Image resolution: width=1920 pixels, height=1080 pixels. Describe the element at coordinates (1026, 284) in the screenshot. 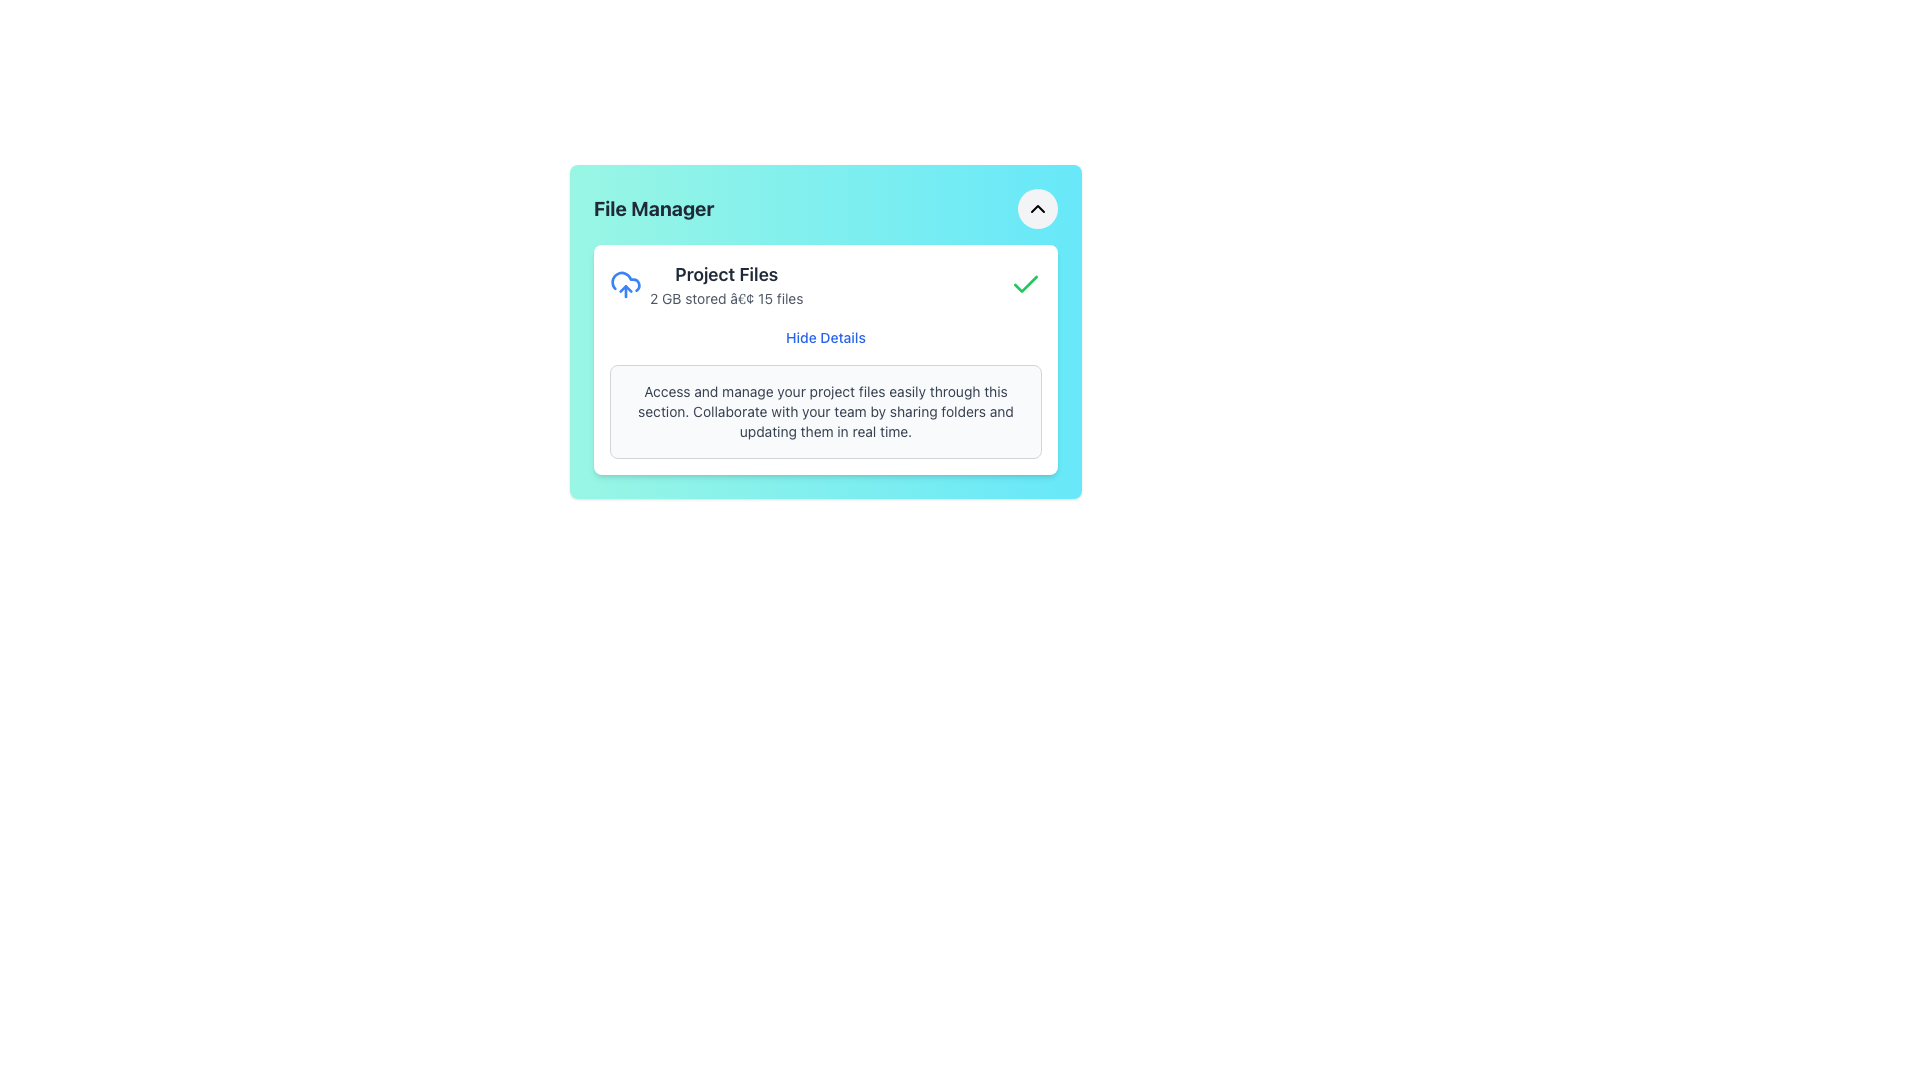

I see `the SVG checkmark icon indicating successful state, located to the right of the 'Project Files' label in the 'File Manager' section` at that location.